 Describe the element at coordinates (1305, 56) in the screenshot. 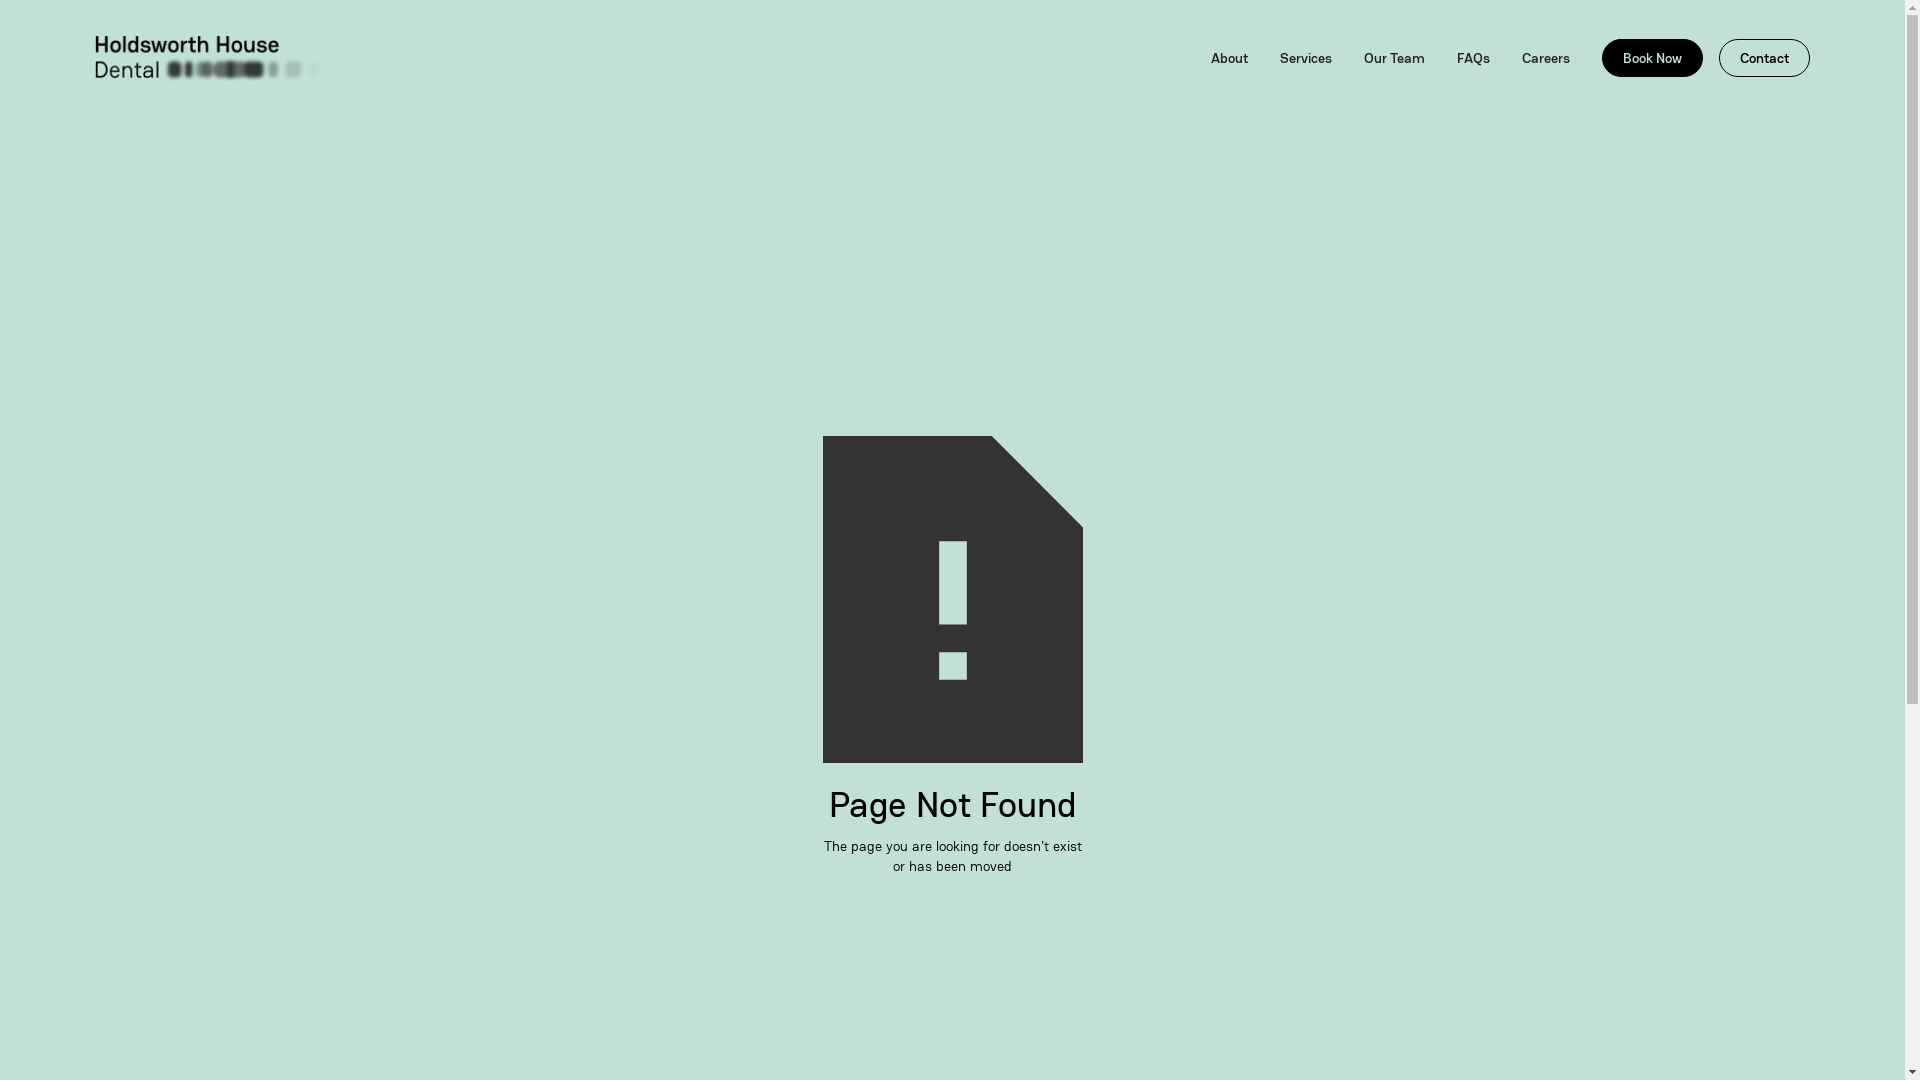

I see `'Services'` at that location.